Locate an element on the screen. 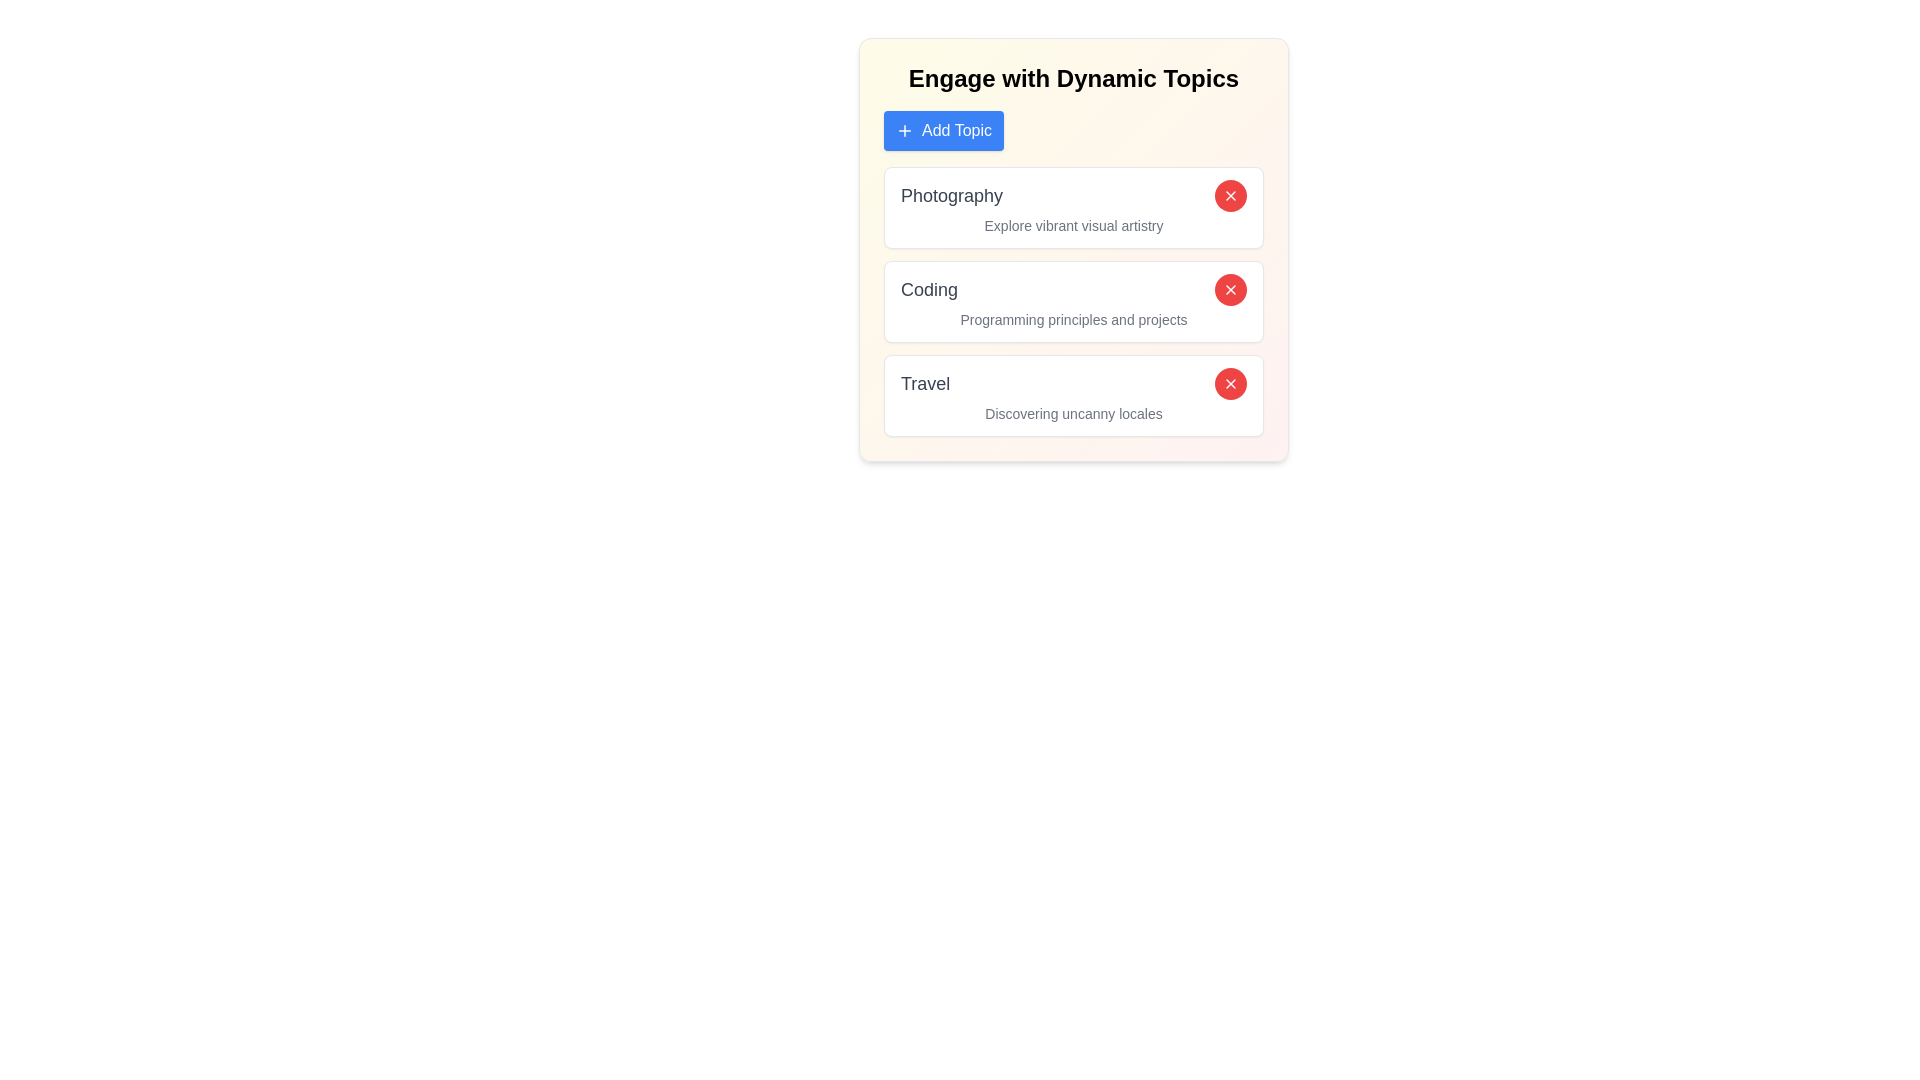  the 'Add Topic' button to add a new topic is located at coordinates (943, 131).